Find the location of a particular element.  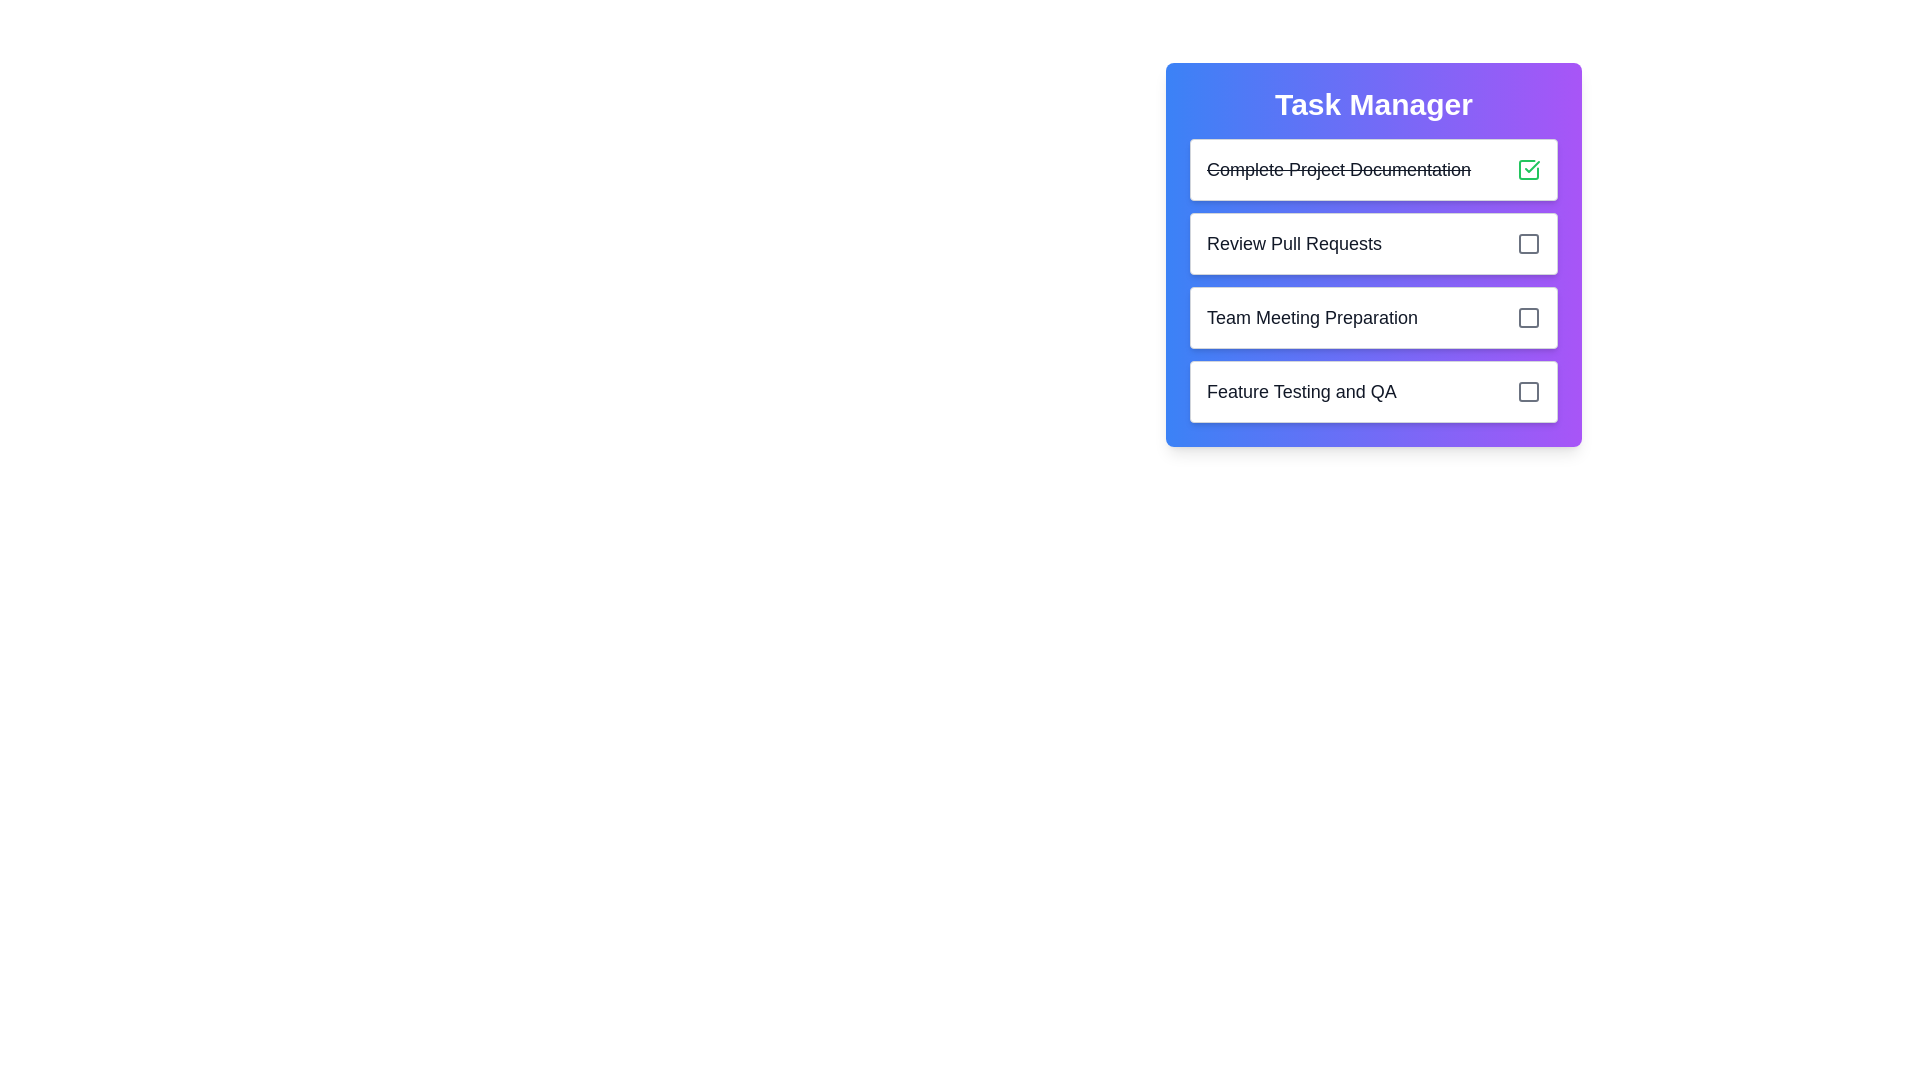

the small square checkbox with a dark gray border and white background, located to the right of 'Feature Testing and QA' in the fourth row of the list within the card interface is located at coordinates (1528, 392).